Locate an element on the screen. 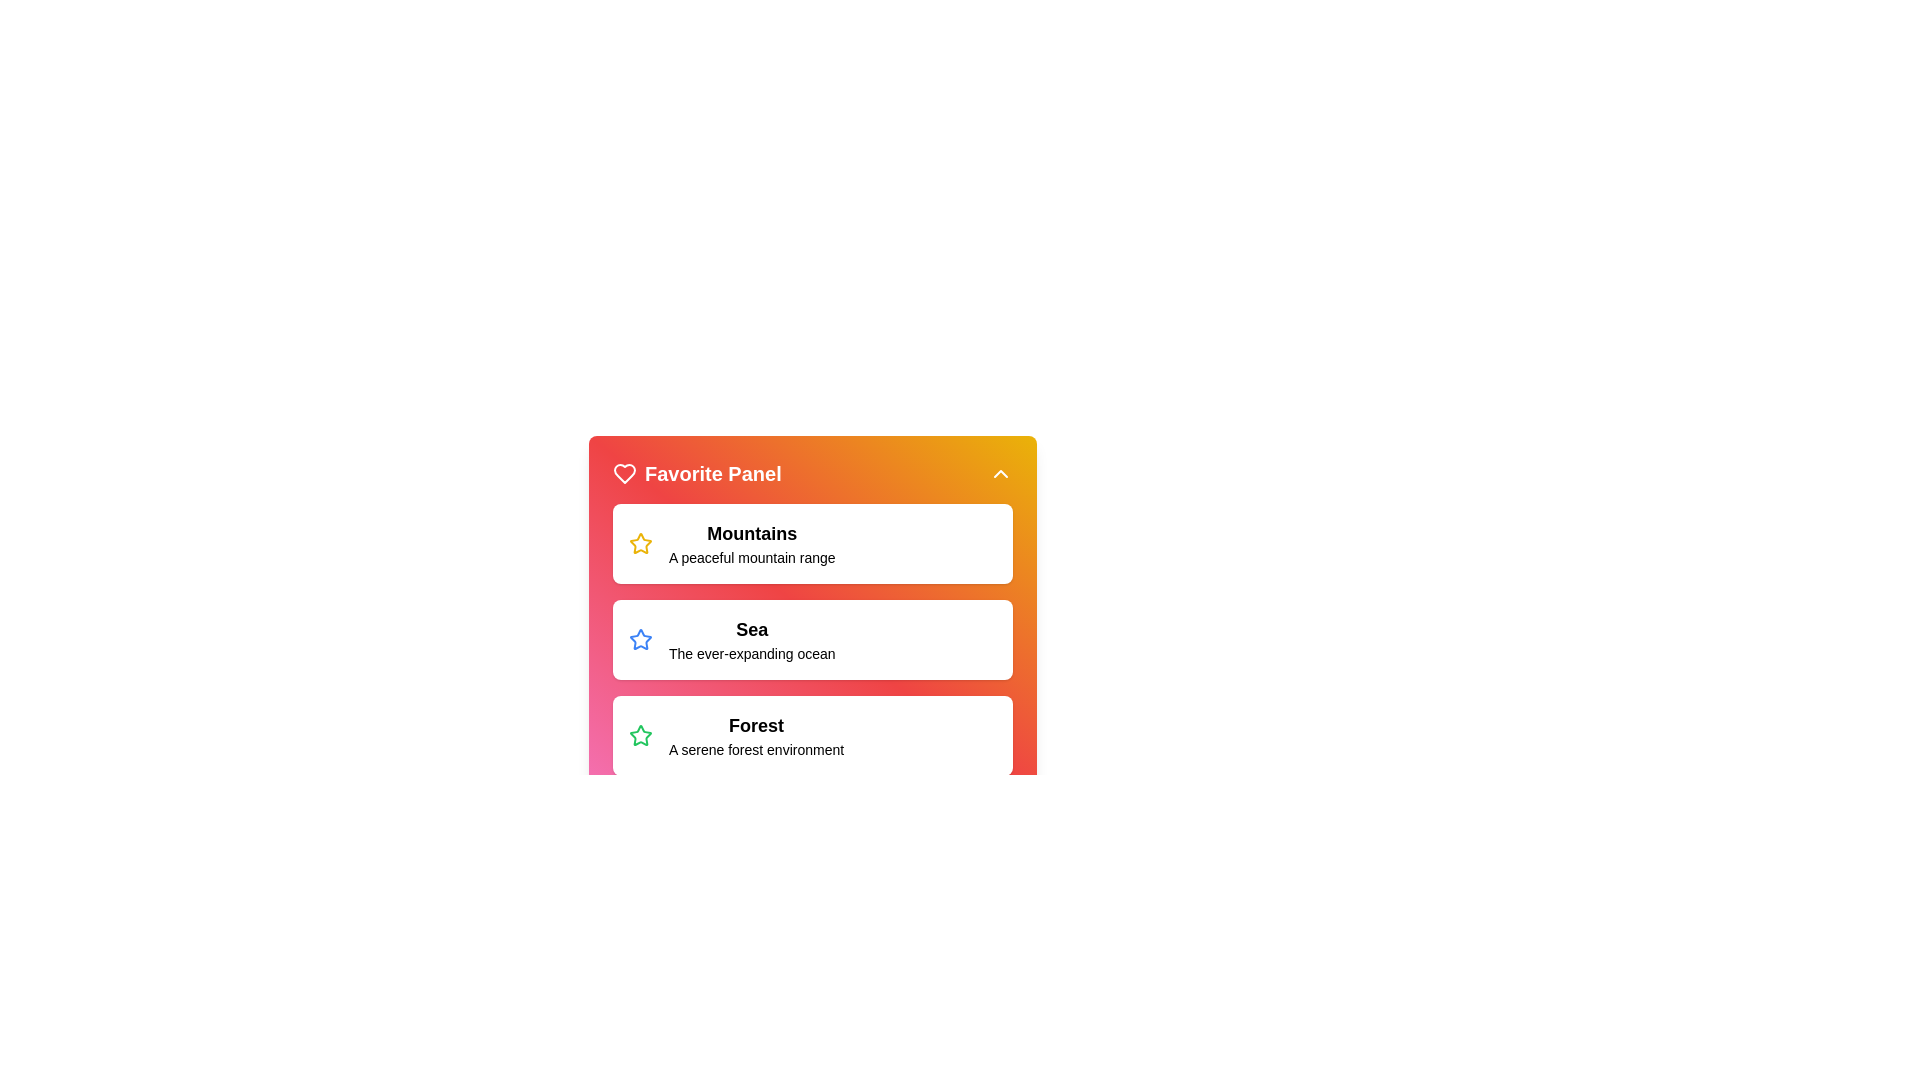 The image size is (1920, 1080). title and description of the text element located in the third card of the 'Favorite Panel' interface, which includes a title and a descriptive subtitle, positioned under the cards titled 'Mountains' and 'Sea' is located at coordinates (755, 736).